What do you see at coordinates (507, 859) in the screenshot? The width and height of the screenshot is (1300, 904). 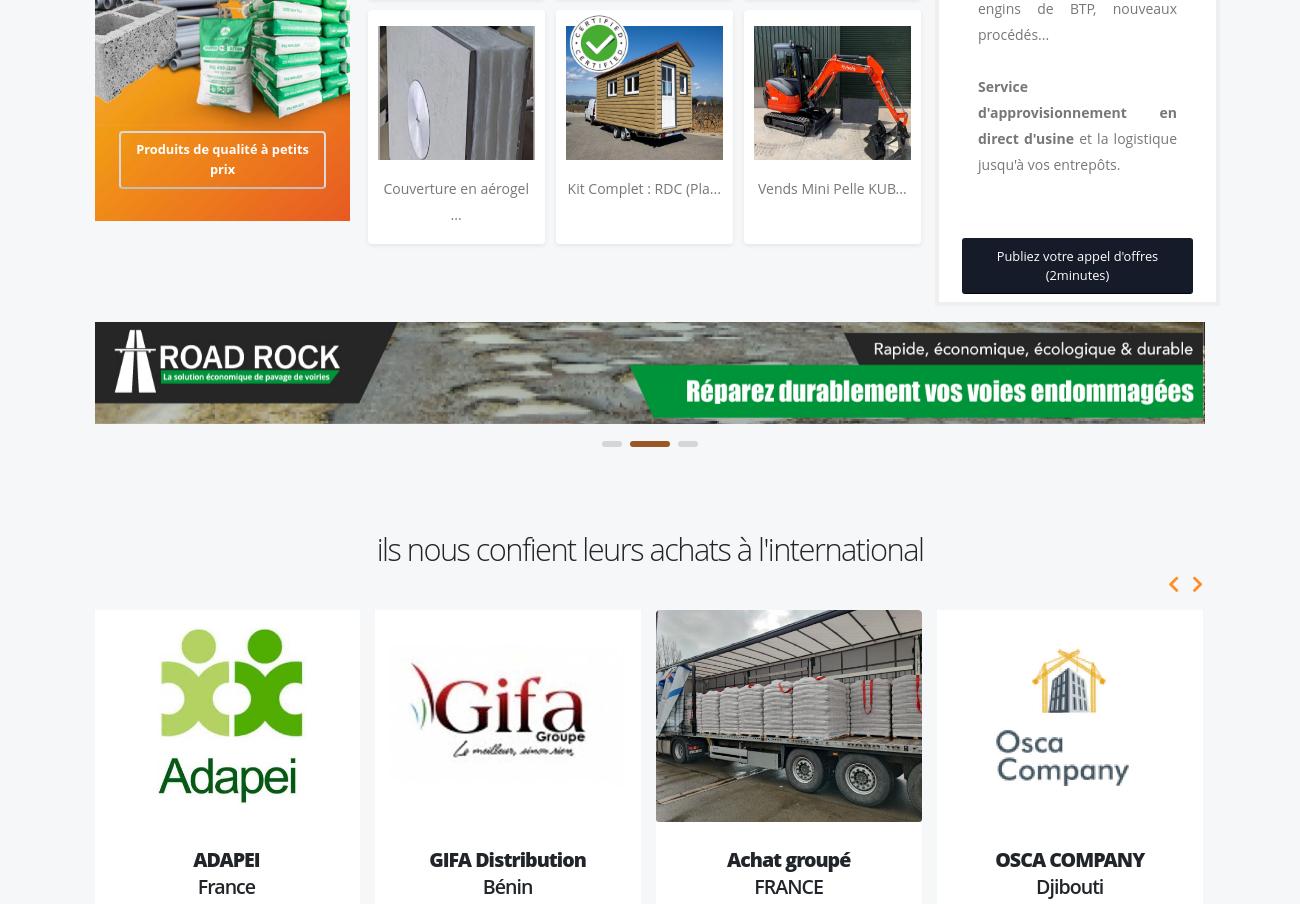 I see `'GIFA Distribution'` at bounding box center [507, 859].